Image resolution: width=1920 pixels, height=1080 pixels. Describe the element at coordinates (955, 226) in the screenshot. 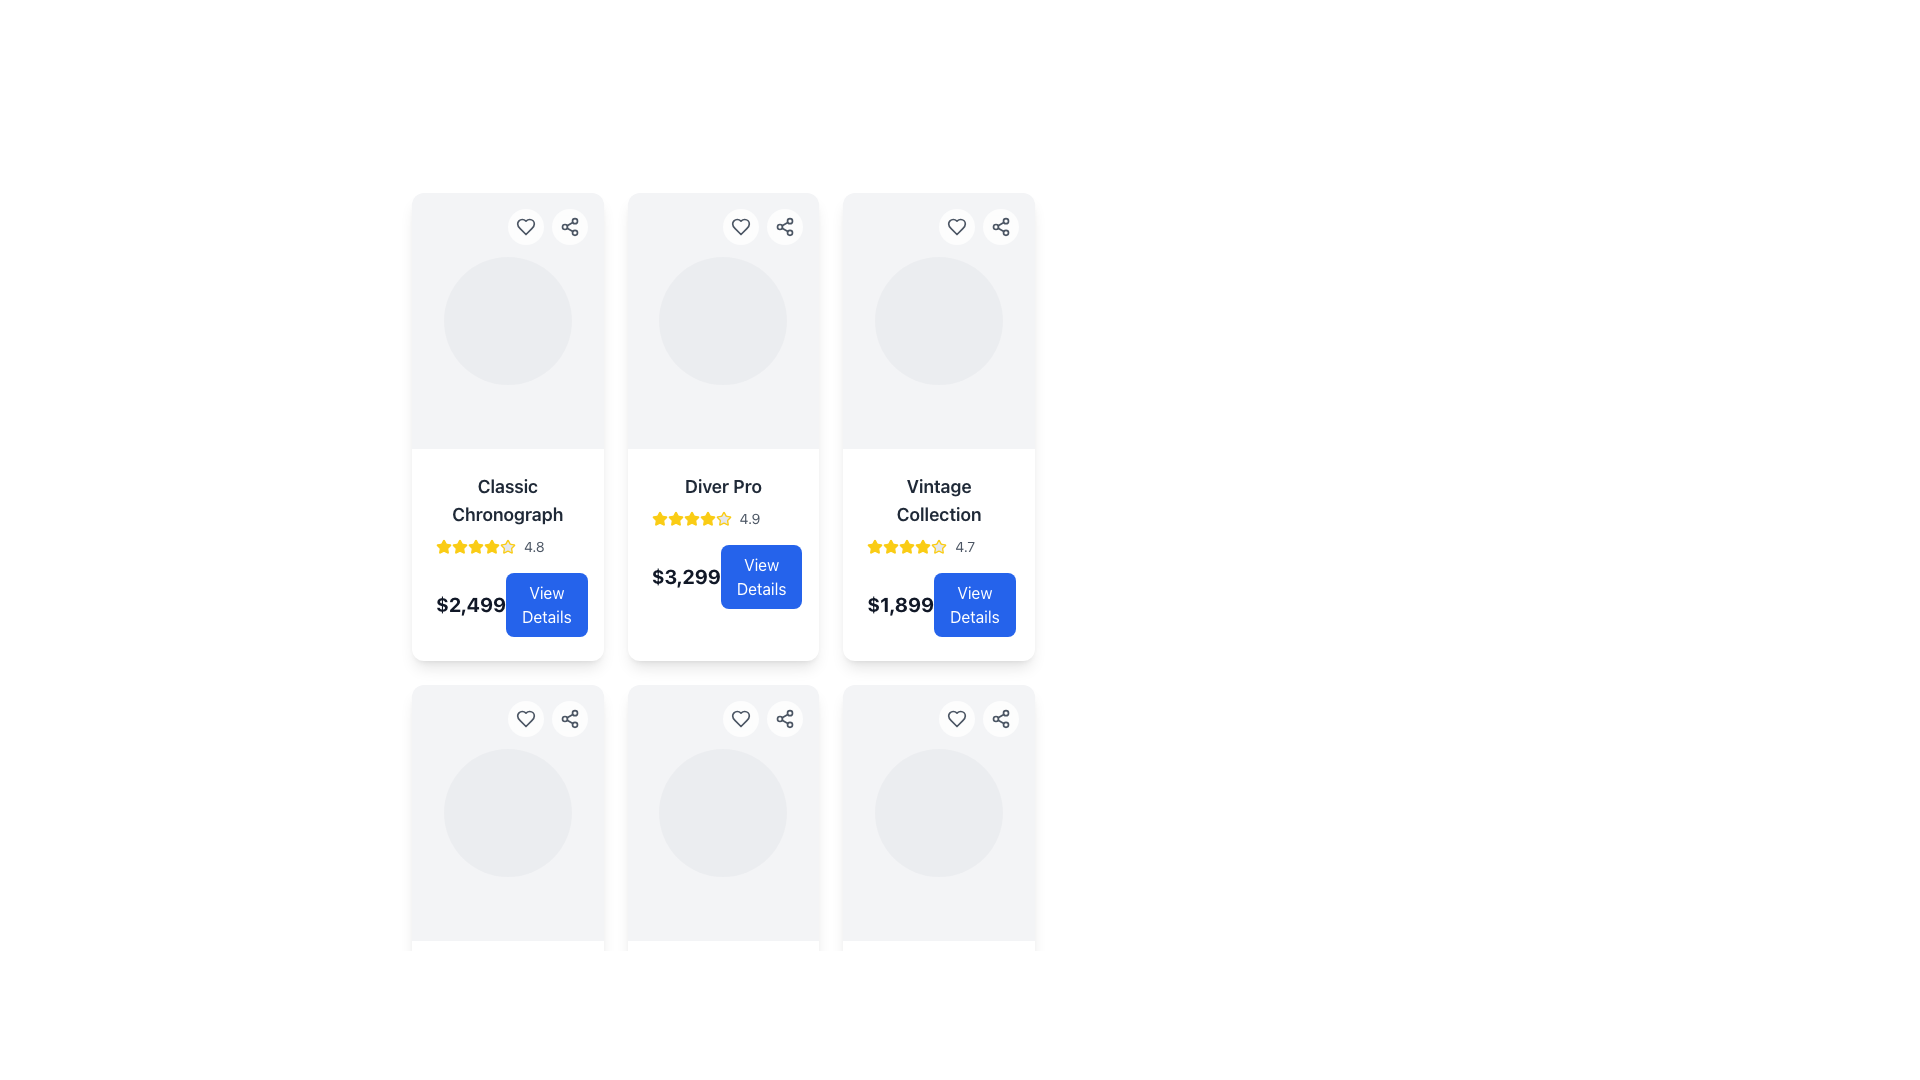

I see `the heart icon in the top-right corner of the third card to change its color` at that location.